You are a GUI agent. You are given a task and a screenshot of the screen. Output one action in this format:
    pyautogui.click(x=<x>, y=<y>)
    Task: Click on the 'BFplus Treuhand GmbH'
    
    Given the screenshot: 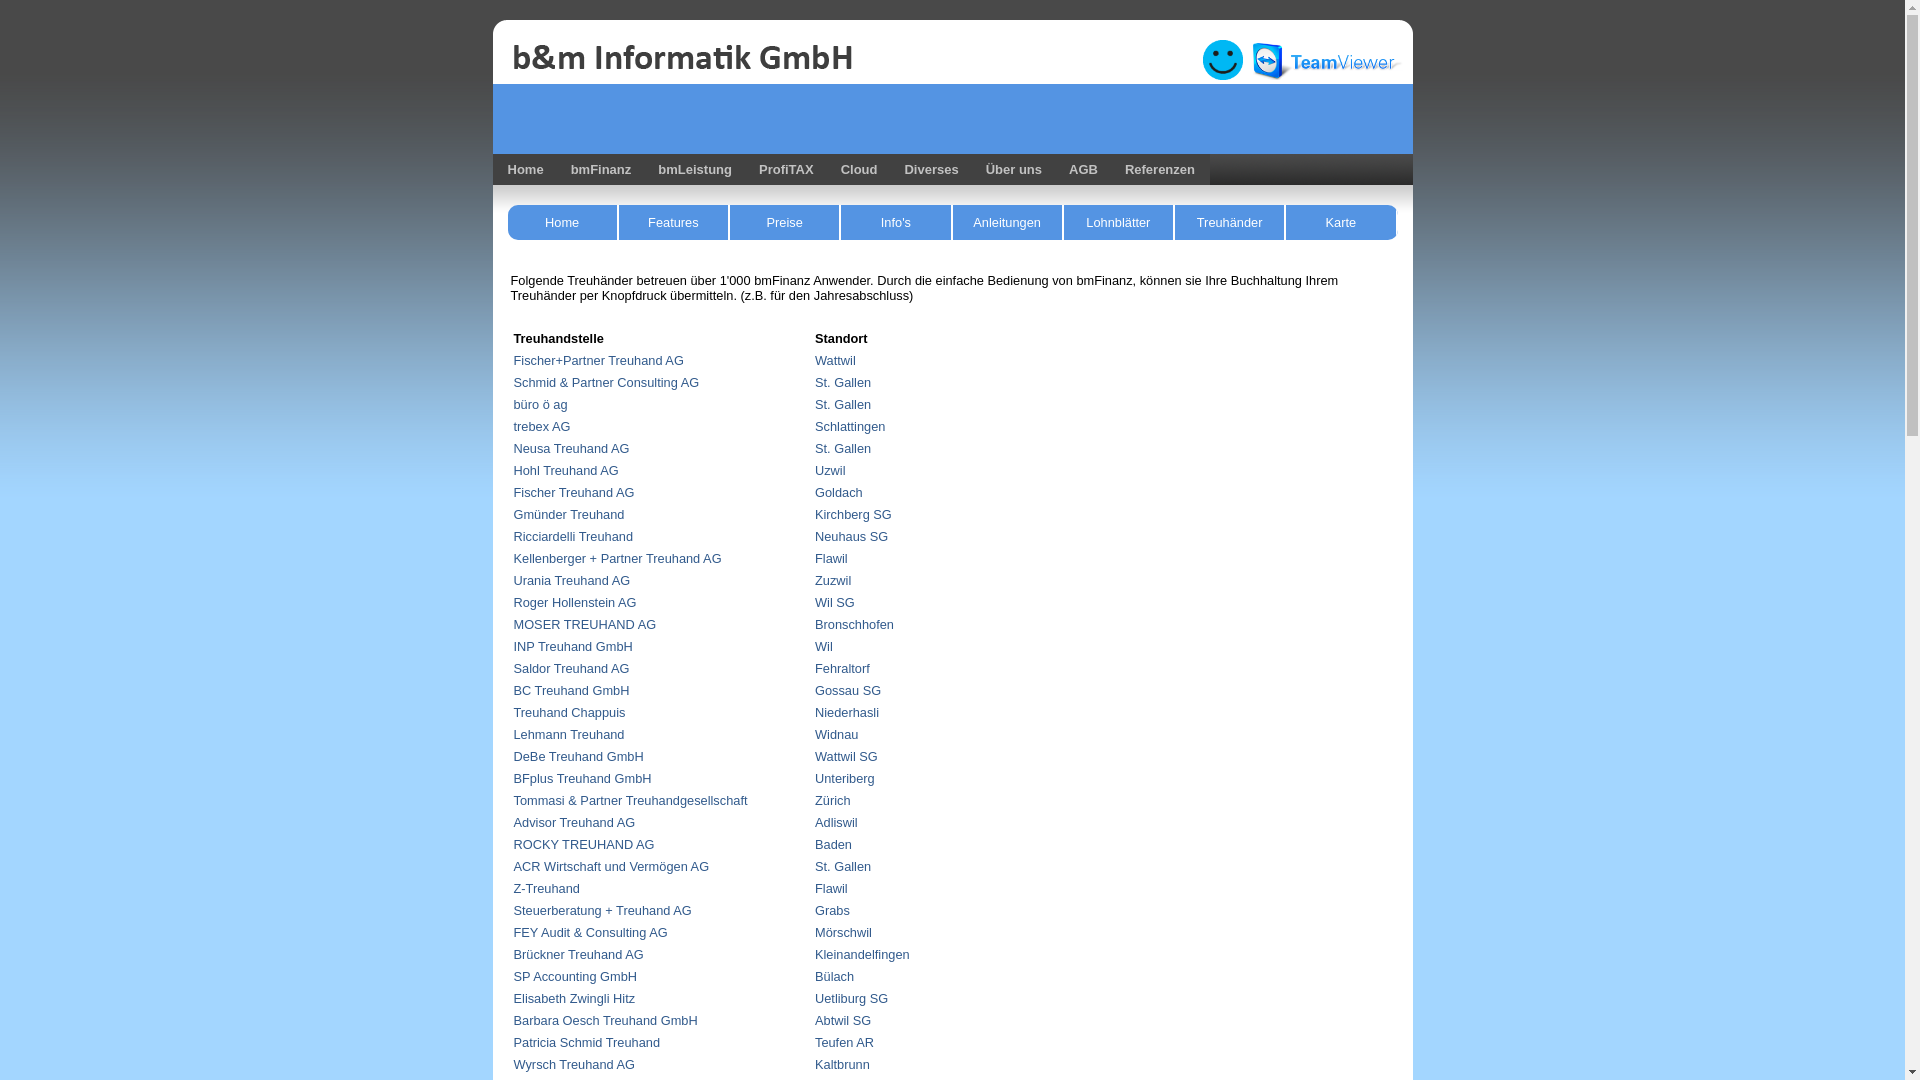 What is the action you would take?
    pyautogui.click(x=581, y=777)
    